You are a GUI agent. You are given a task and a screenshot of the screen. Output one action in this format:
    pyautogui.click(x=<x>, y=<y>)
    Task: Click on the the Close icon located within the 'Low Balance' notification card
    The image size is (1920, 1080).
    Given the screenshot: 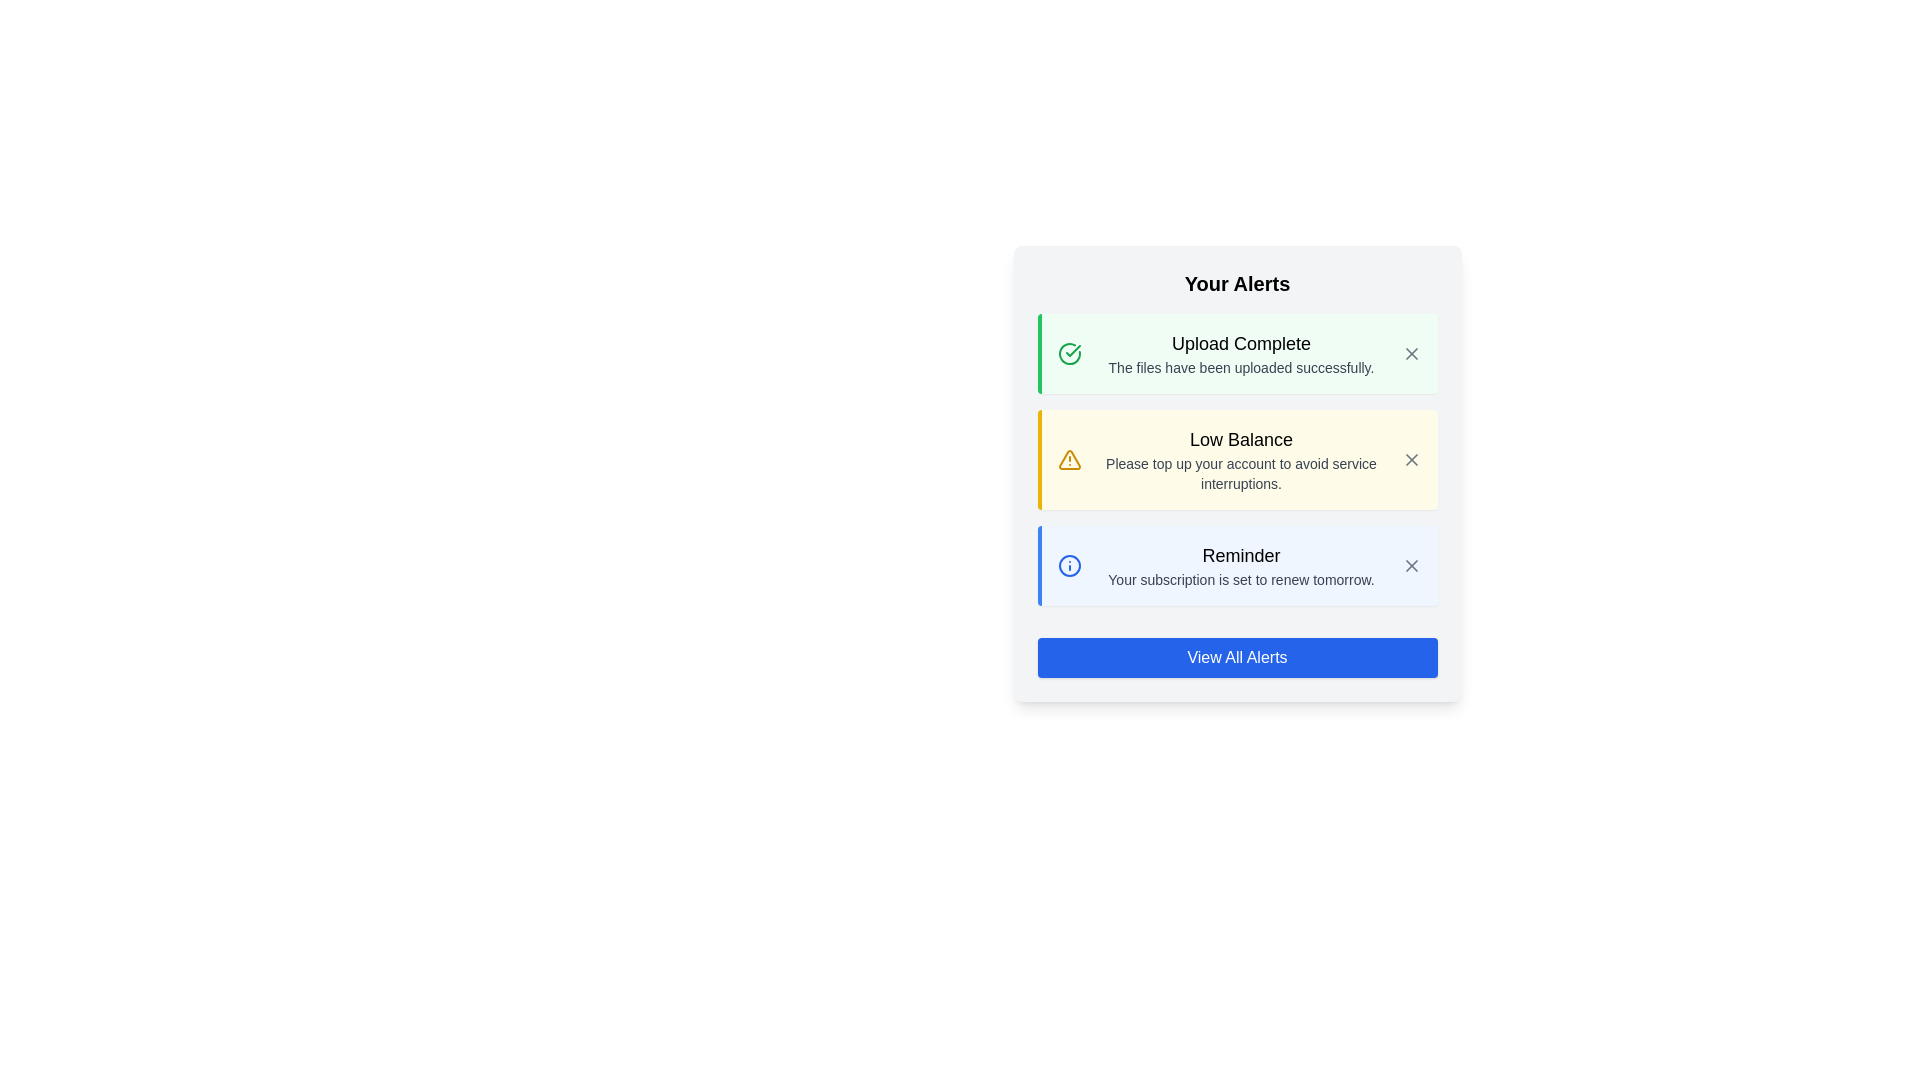 What is the action you would take?
    pyautogui.click(x=1410, y=459)
    